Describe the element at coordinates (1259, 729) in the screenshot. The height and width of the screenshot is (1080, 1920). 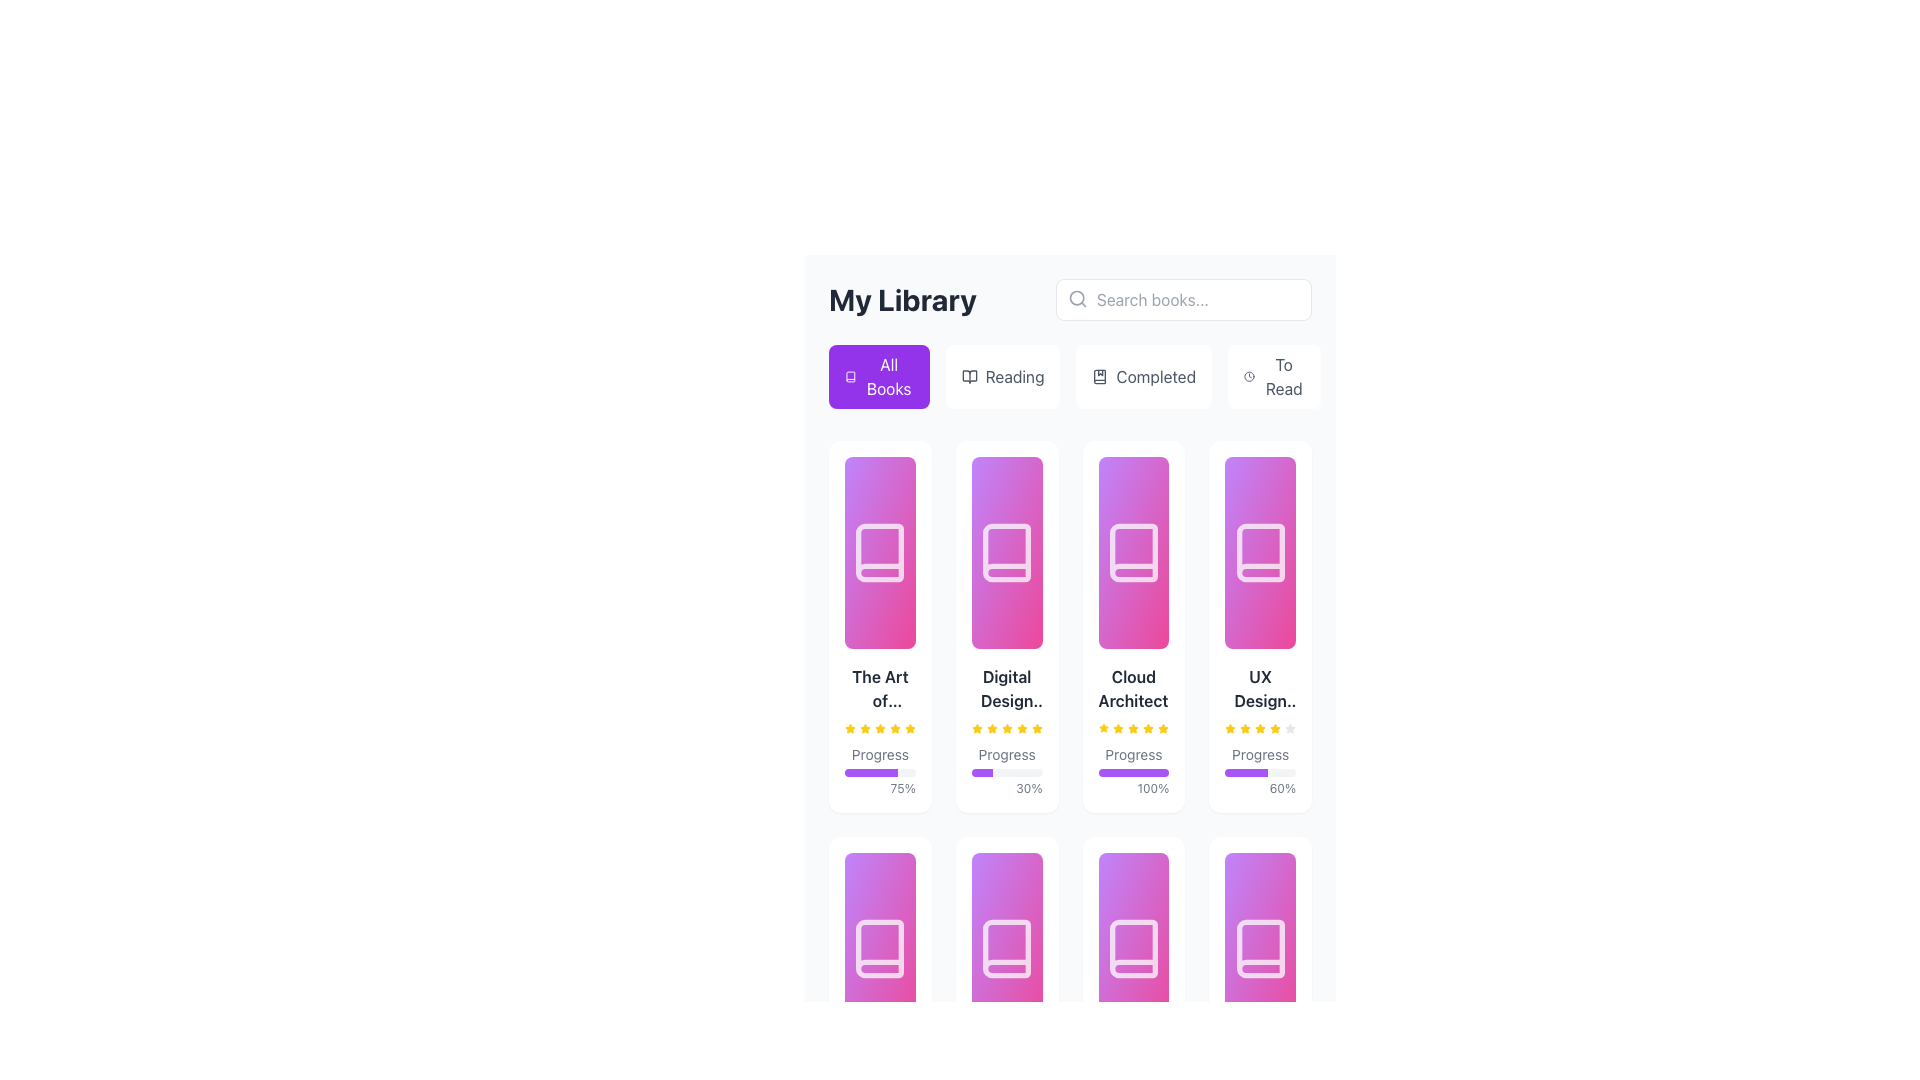
I see `the fourth yellow filled star icon in the rating indicator of the UX Design card located in the My Library interface` at that location.